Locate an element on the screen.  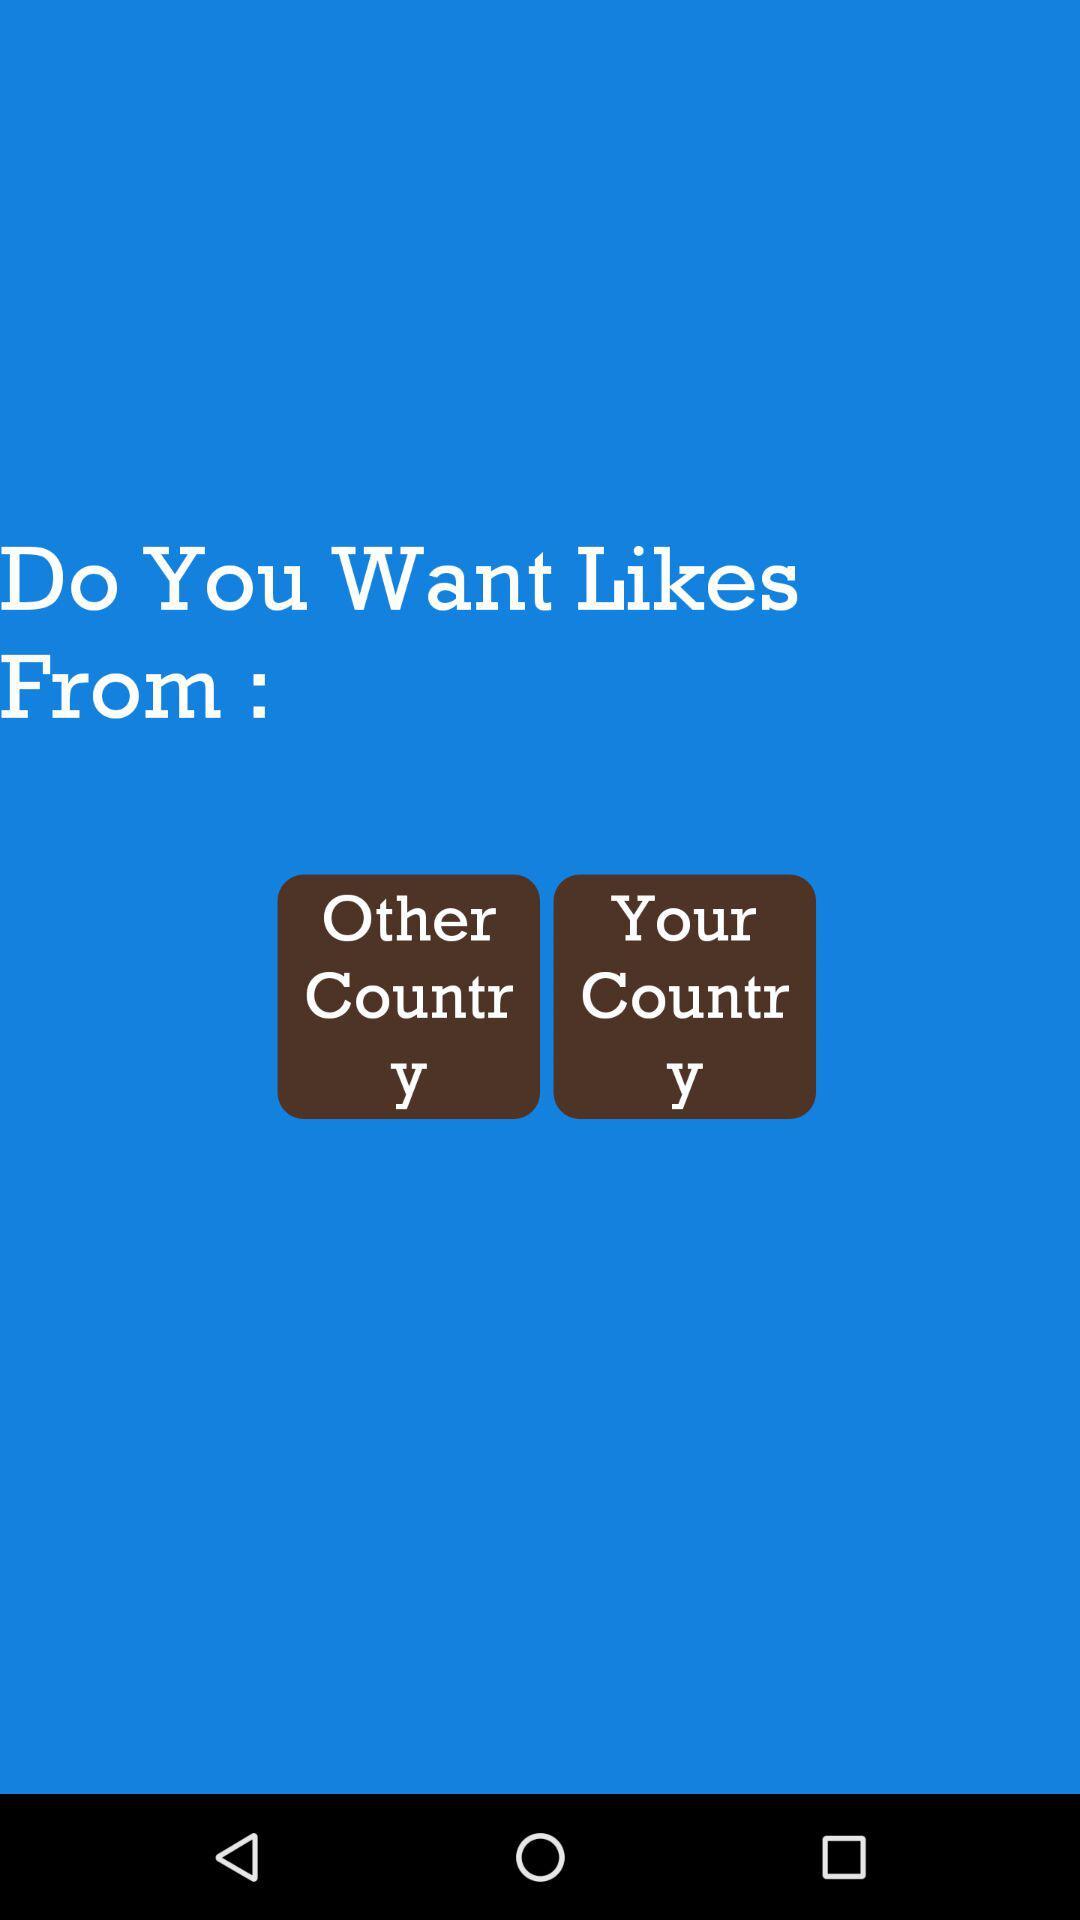
the item below do you want item is located at coordinates (683, 996).